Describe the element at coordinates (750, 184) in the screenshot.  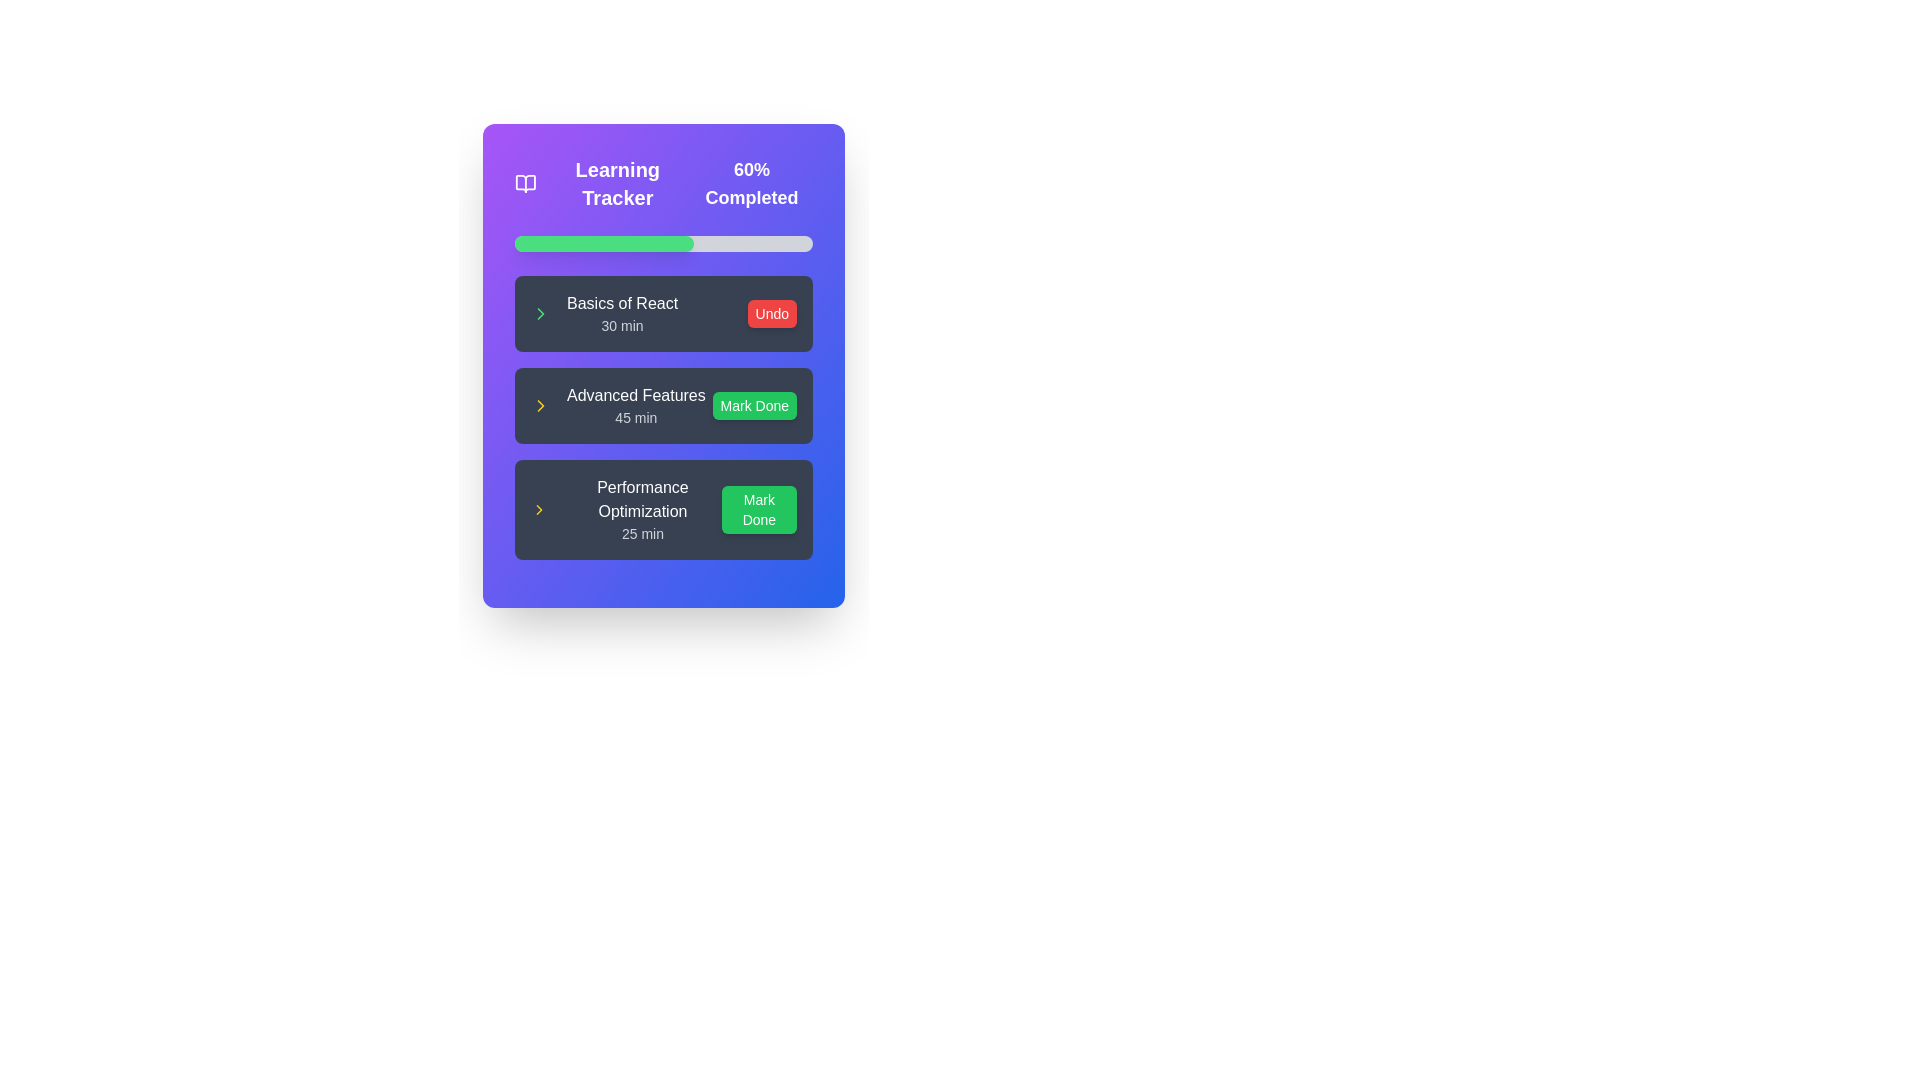
I see `the progress percentage Text Label that displays task completion, located to the right of the 'Learning Tracker' label` at that location.